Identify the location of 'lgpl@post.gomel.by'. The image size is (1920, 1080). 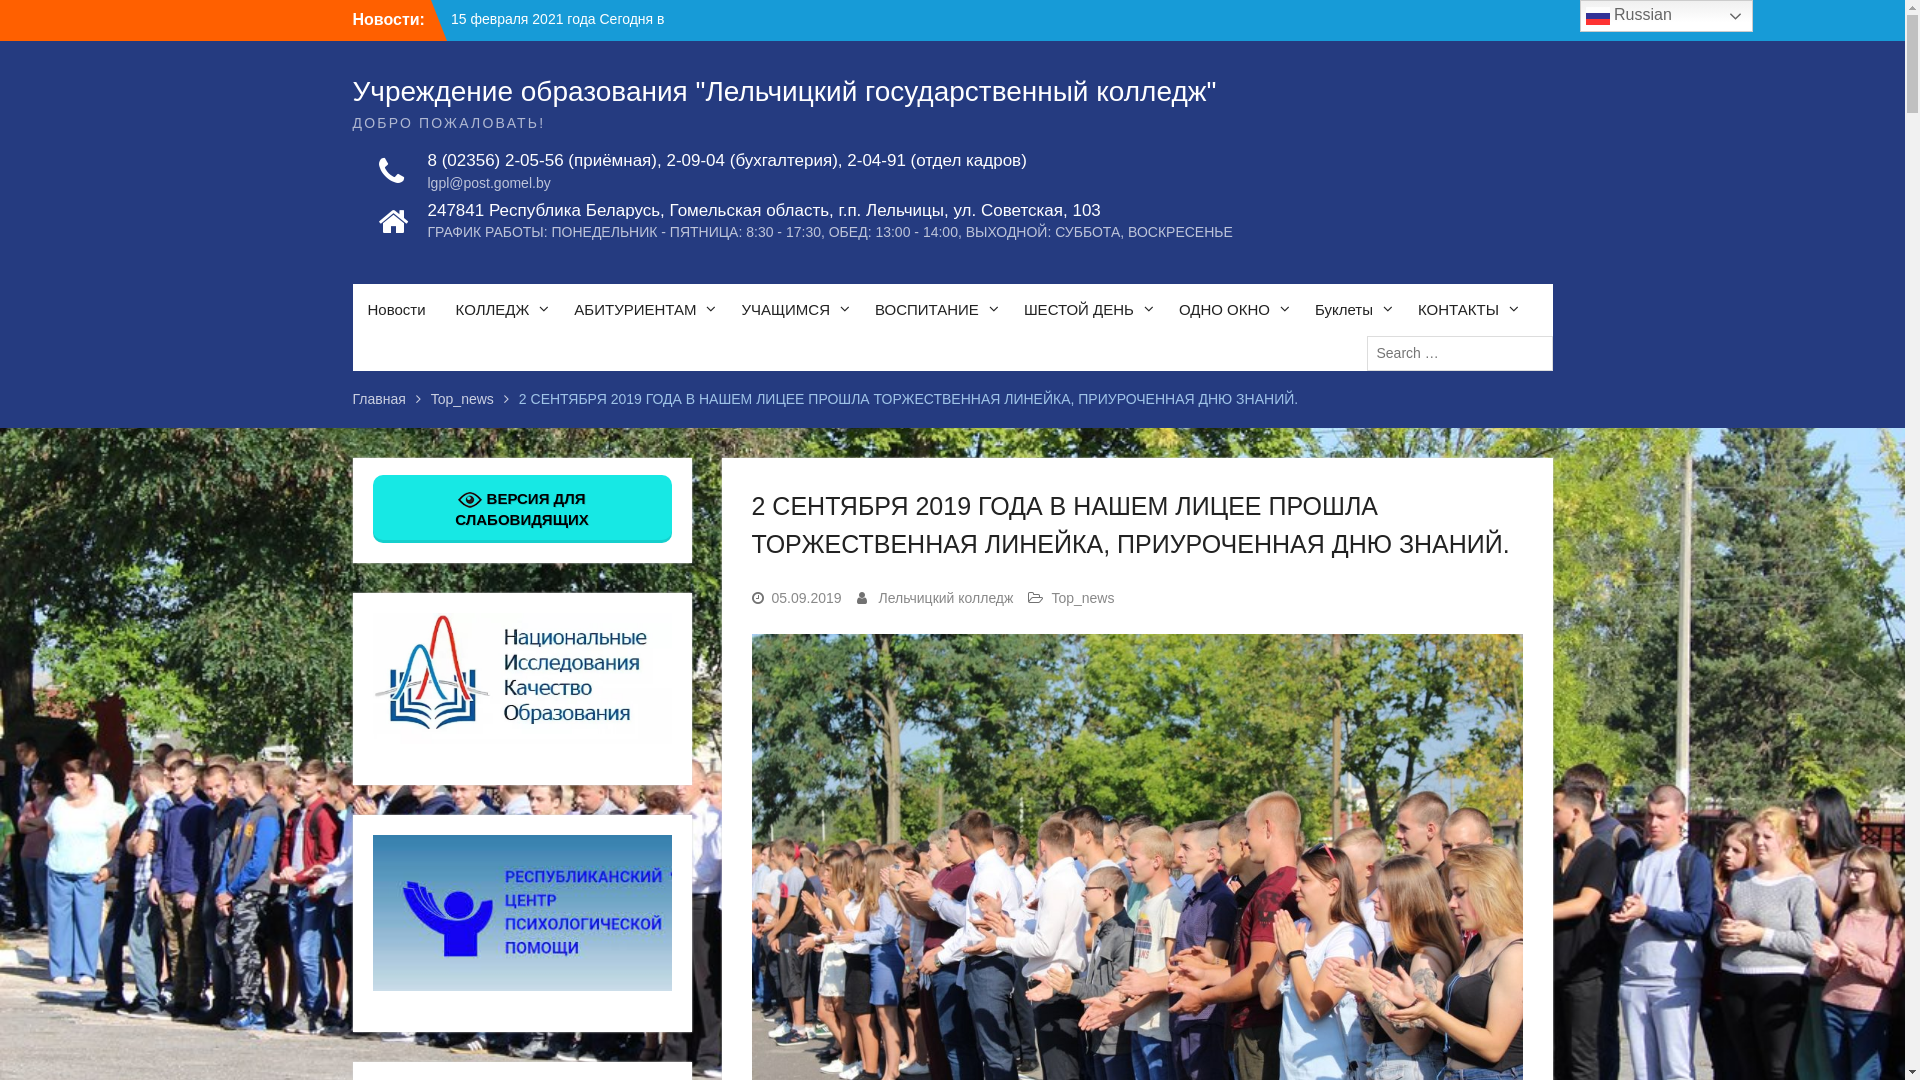
(725, 183).